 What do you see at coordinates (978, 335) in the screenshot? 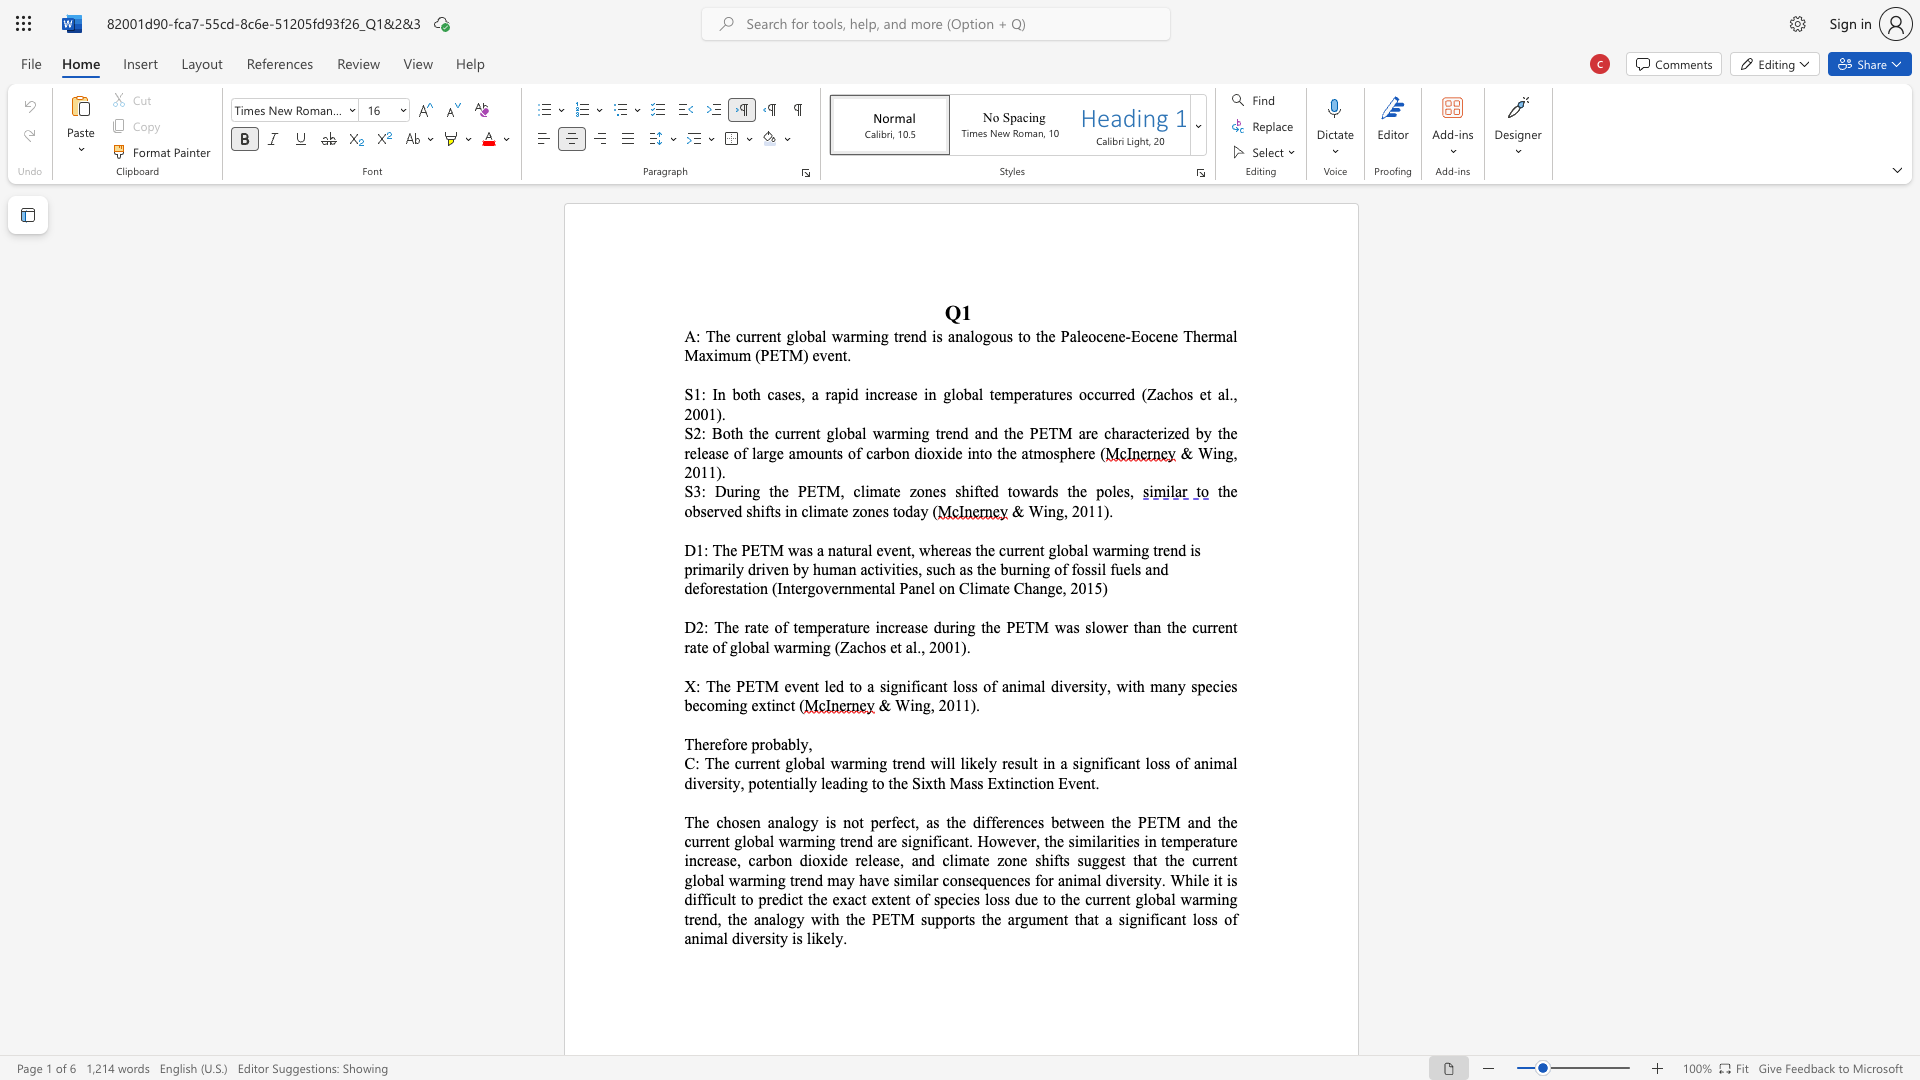
I see `the 2th character "o" in the text` at bounding box center [978, 335].